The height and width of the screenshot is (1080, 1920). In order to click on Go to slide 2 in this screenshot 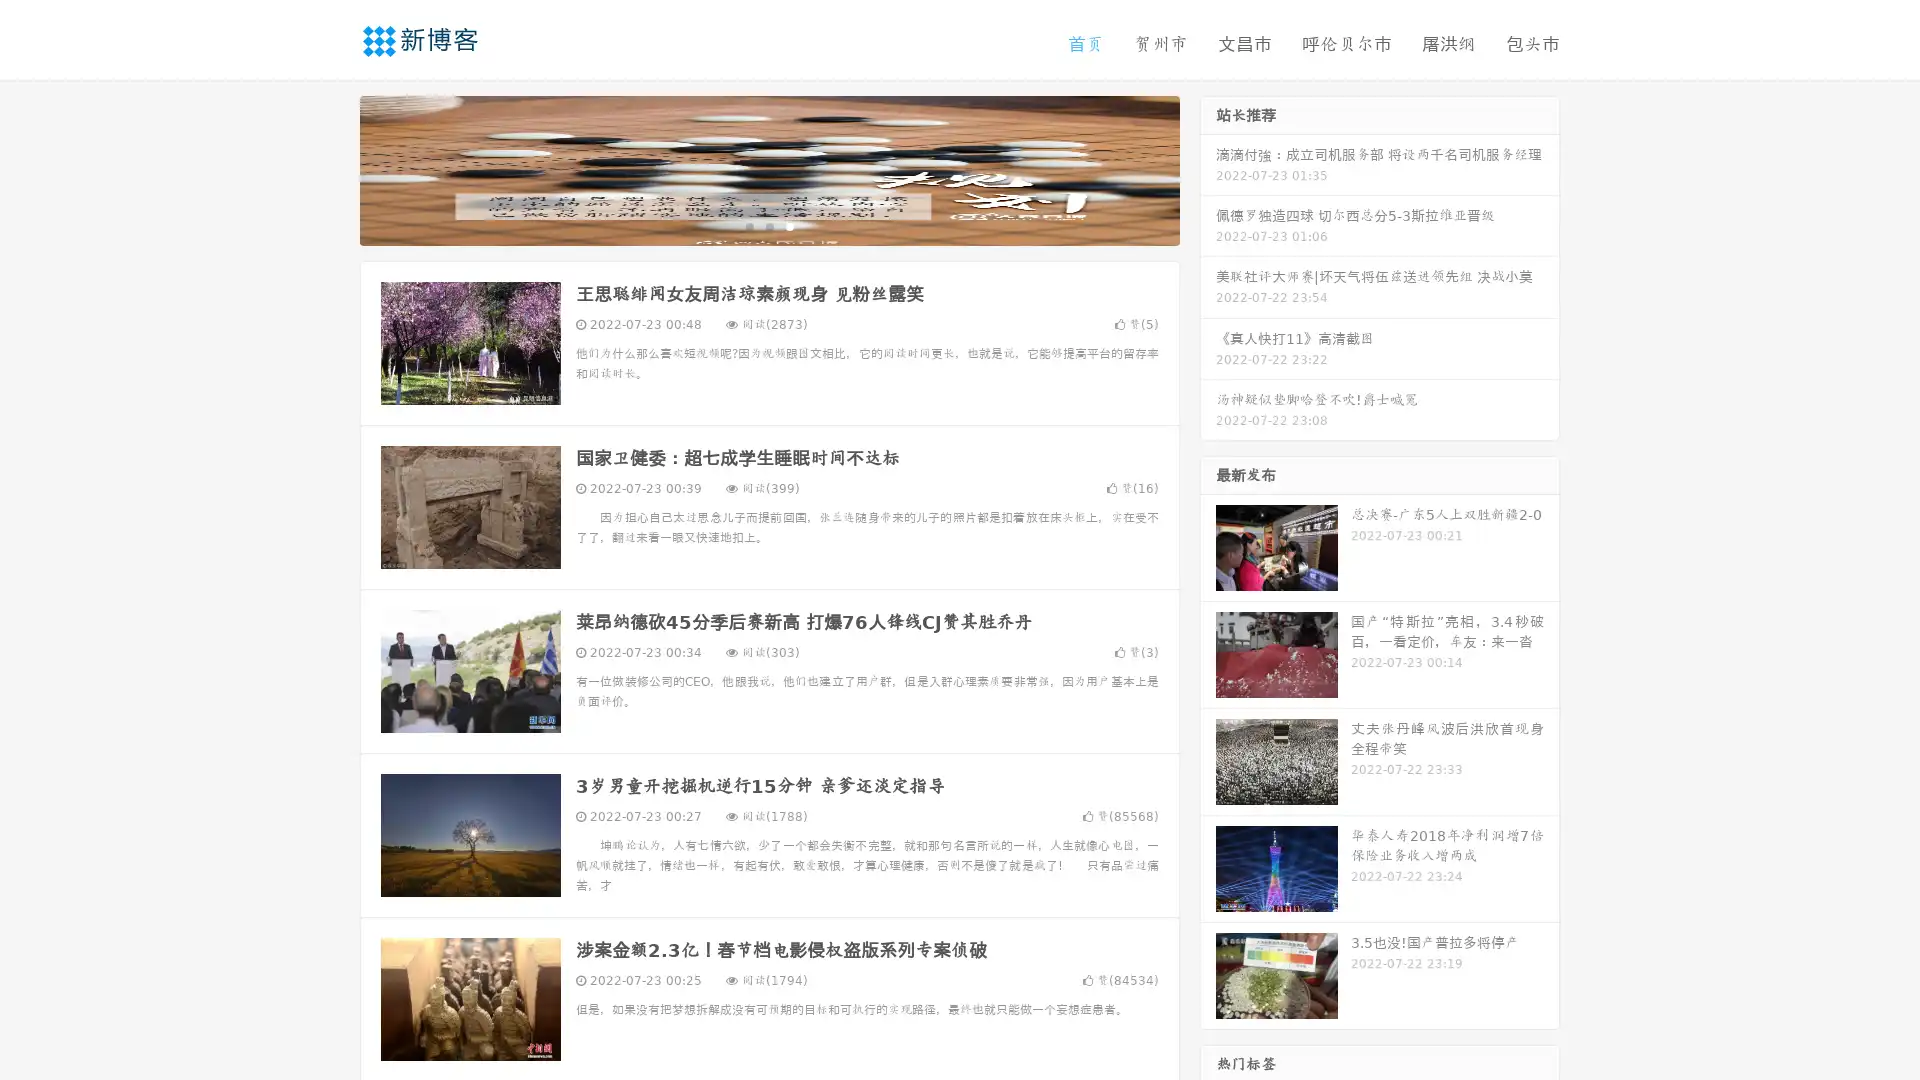, I will do `click(768, 225)`.